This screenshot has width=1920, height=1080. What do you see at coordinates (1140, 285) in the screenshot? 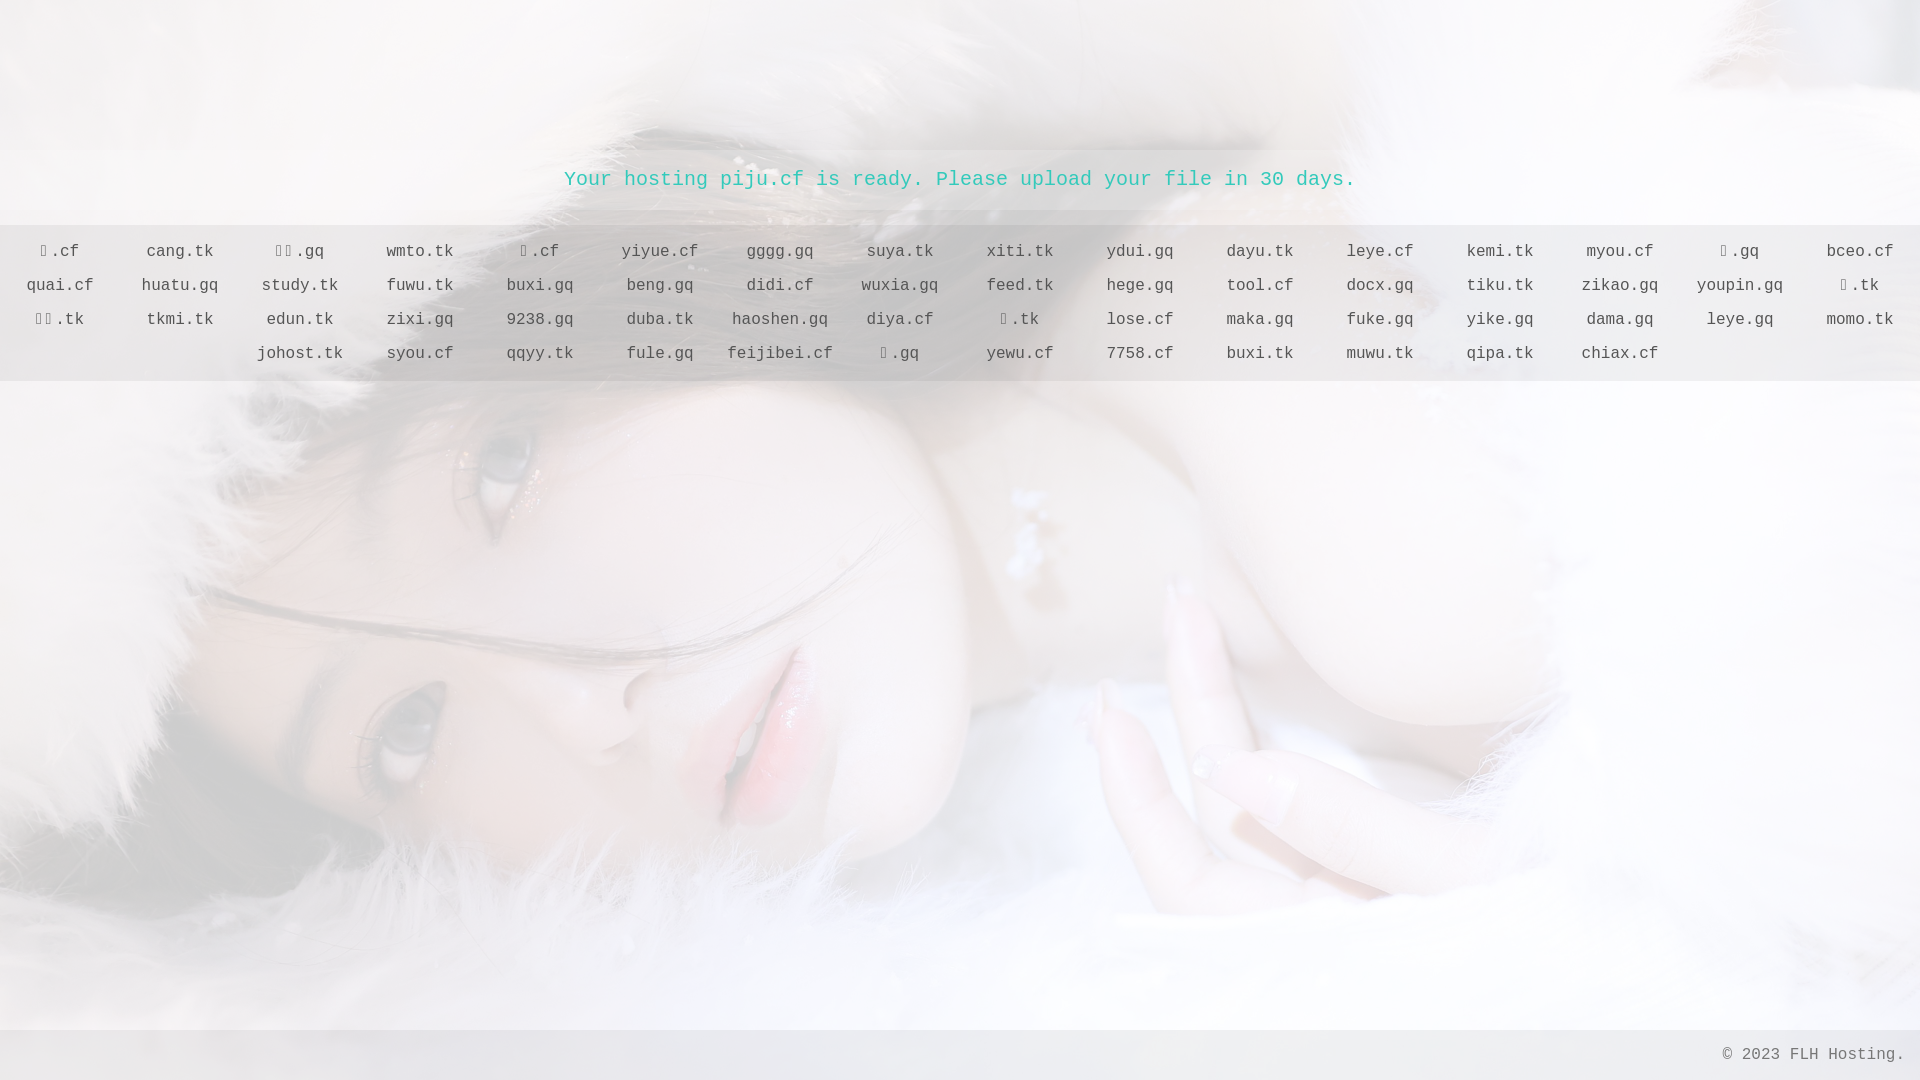
I see `'hege.gq'` at bounding box center [1140, 285].